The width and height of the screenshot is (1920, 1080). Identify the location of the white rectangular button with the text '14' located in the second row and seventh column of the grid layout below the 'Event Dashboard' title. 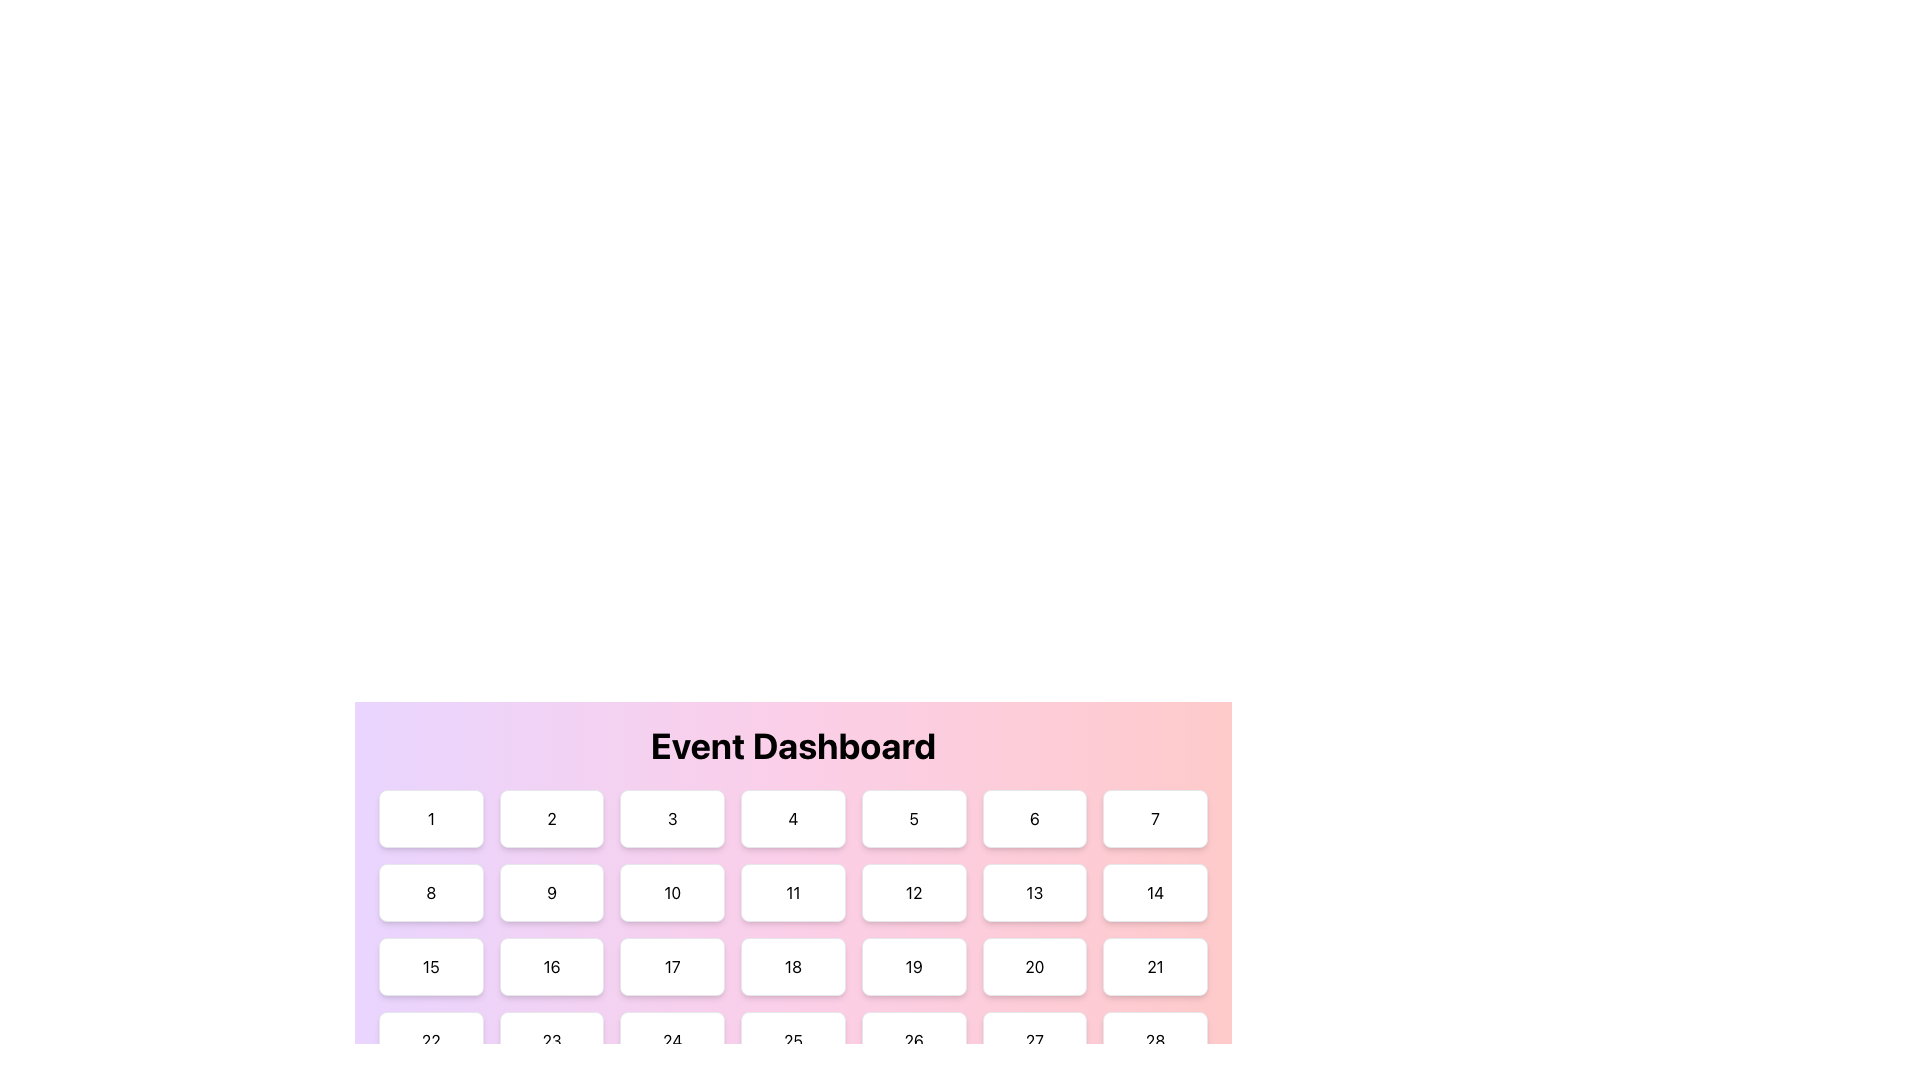
(1155, 892).